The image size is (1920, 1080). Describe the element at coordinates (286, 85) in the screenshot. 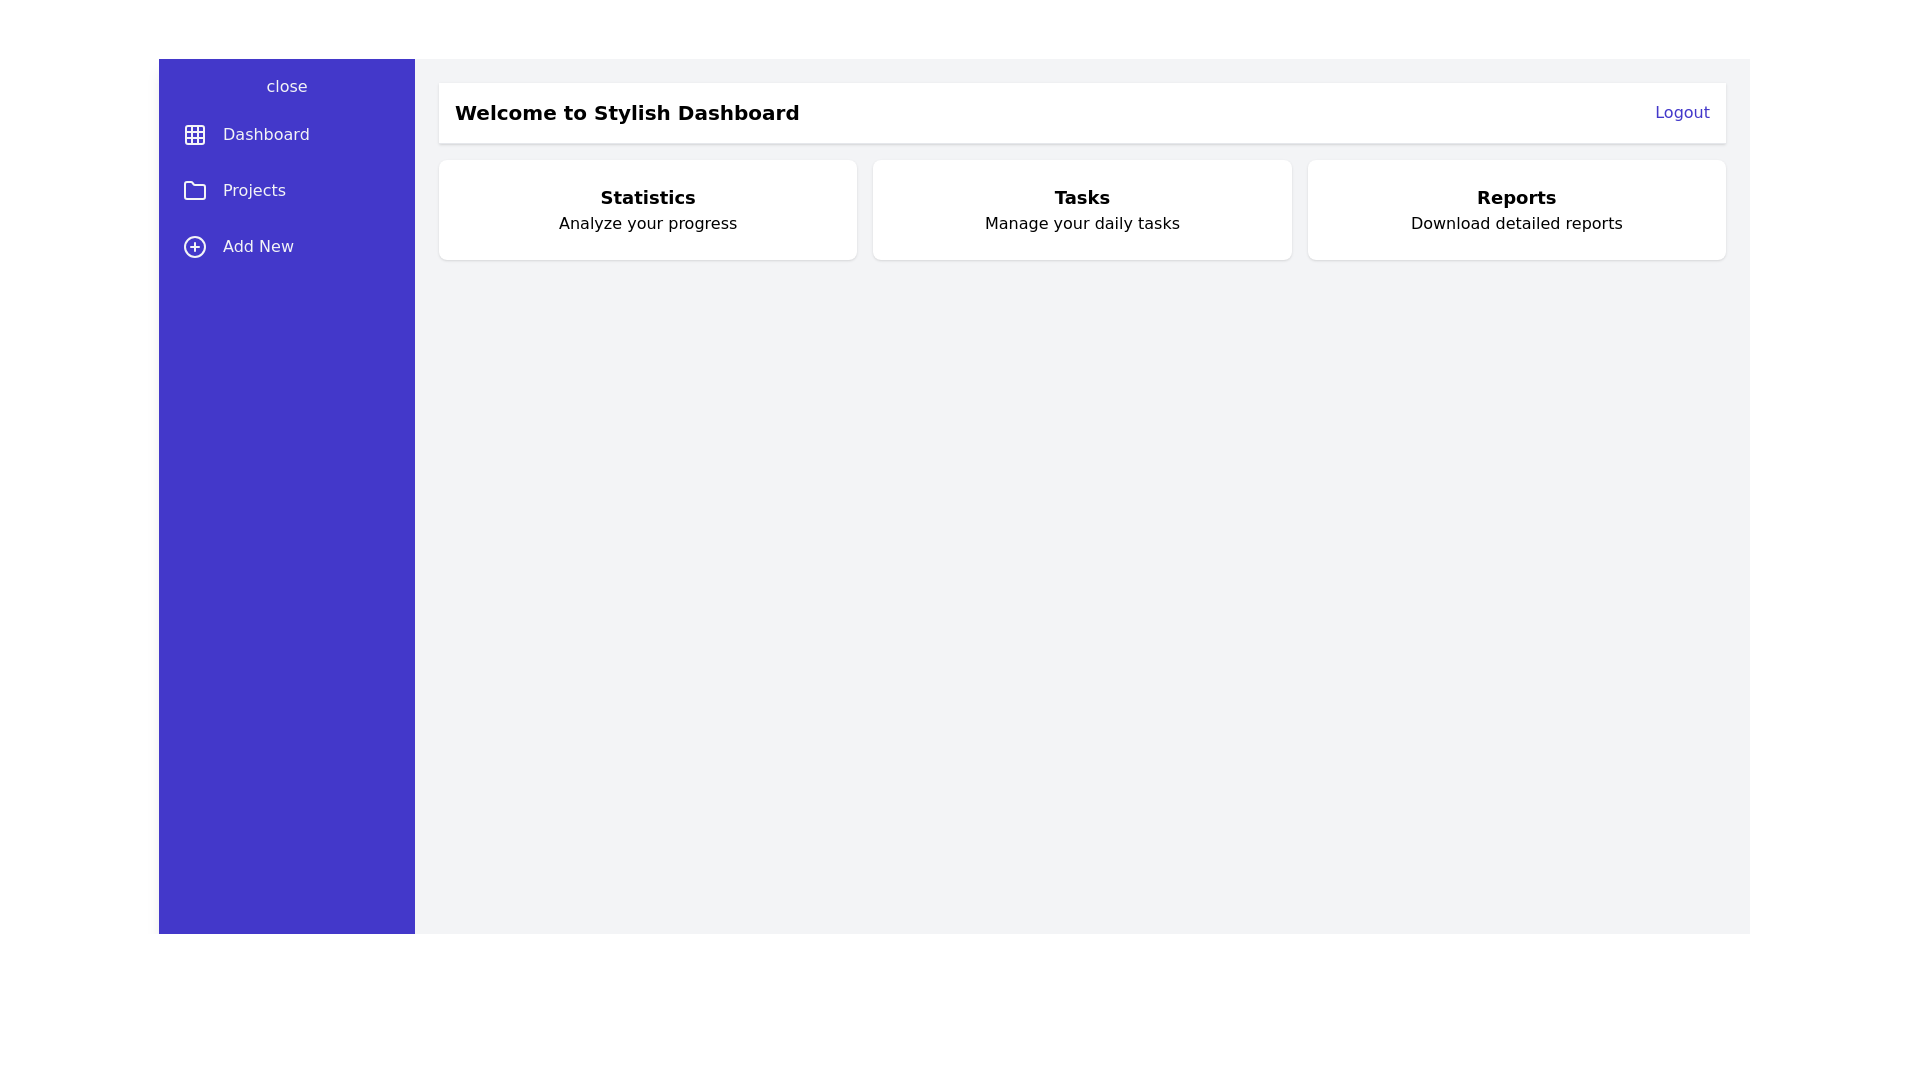

I see `the button-like clickable text element styled as an icon located in the upper-left section of the user interface` at that location.